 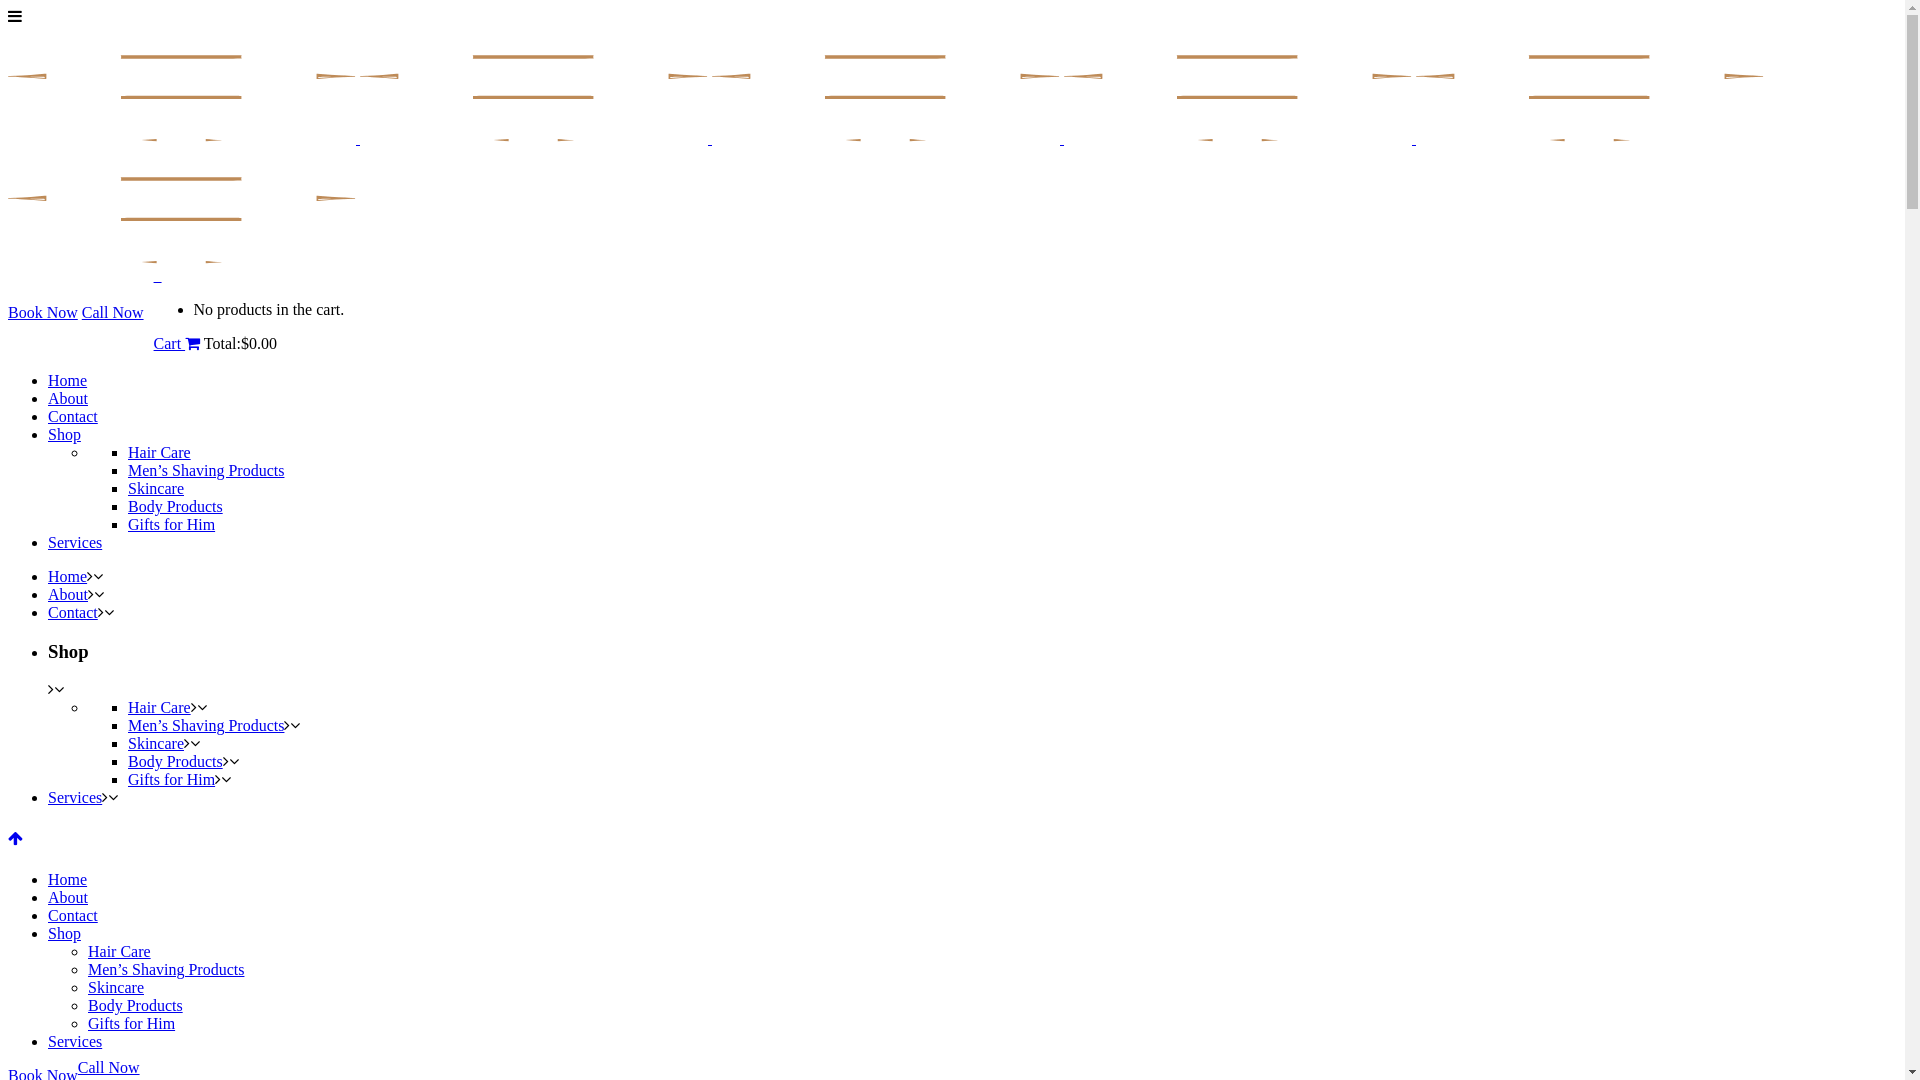 What do you see at coordinates (171, 523) in the screenshot?
I see `'Gifts for Him'` at bounding box center [171, 523].